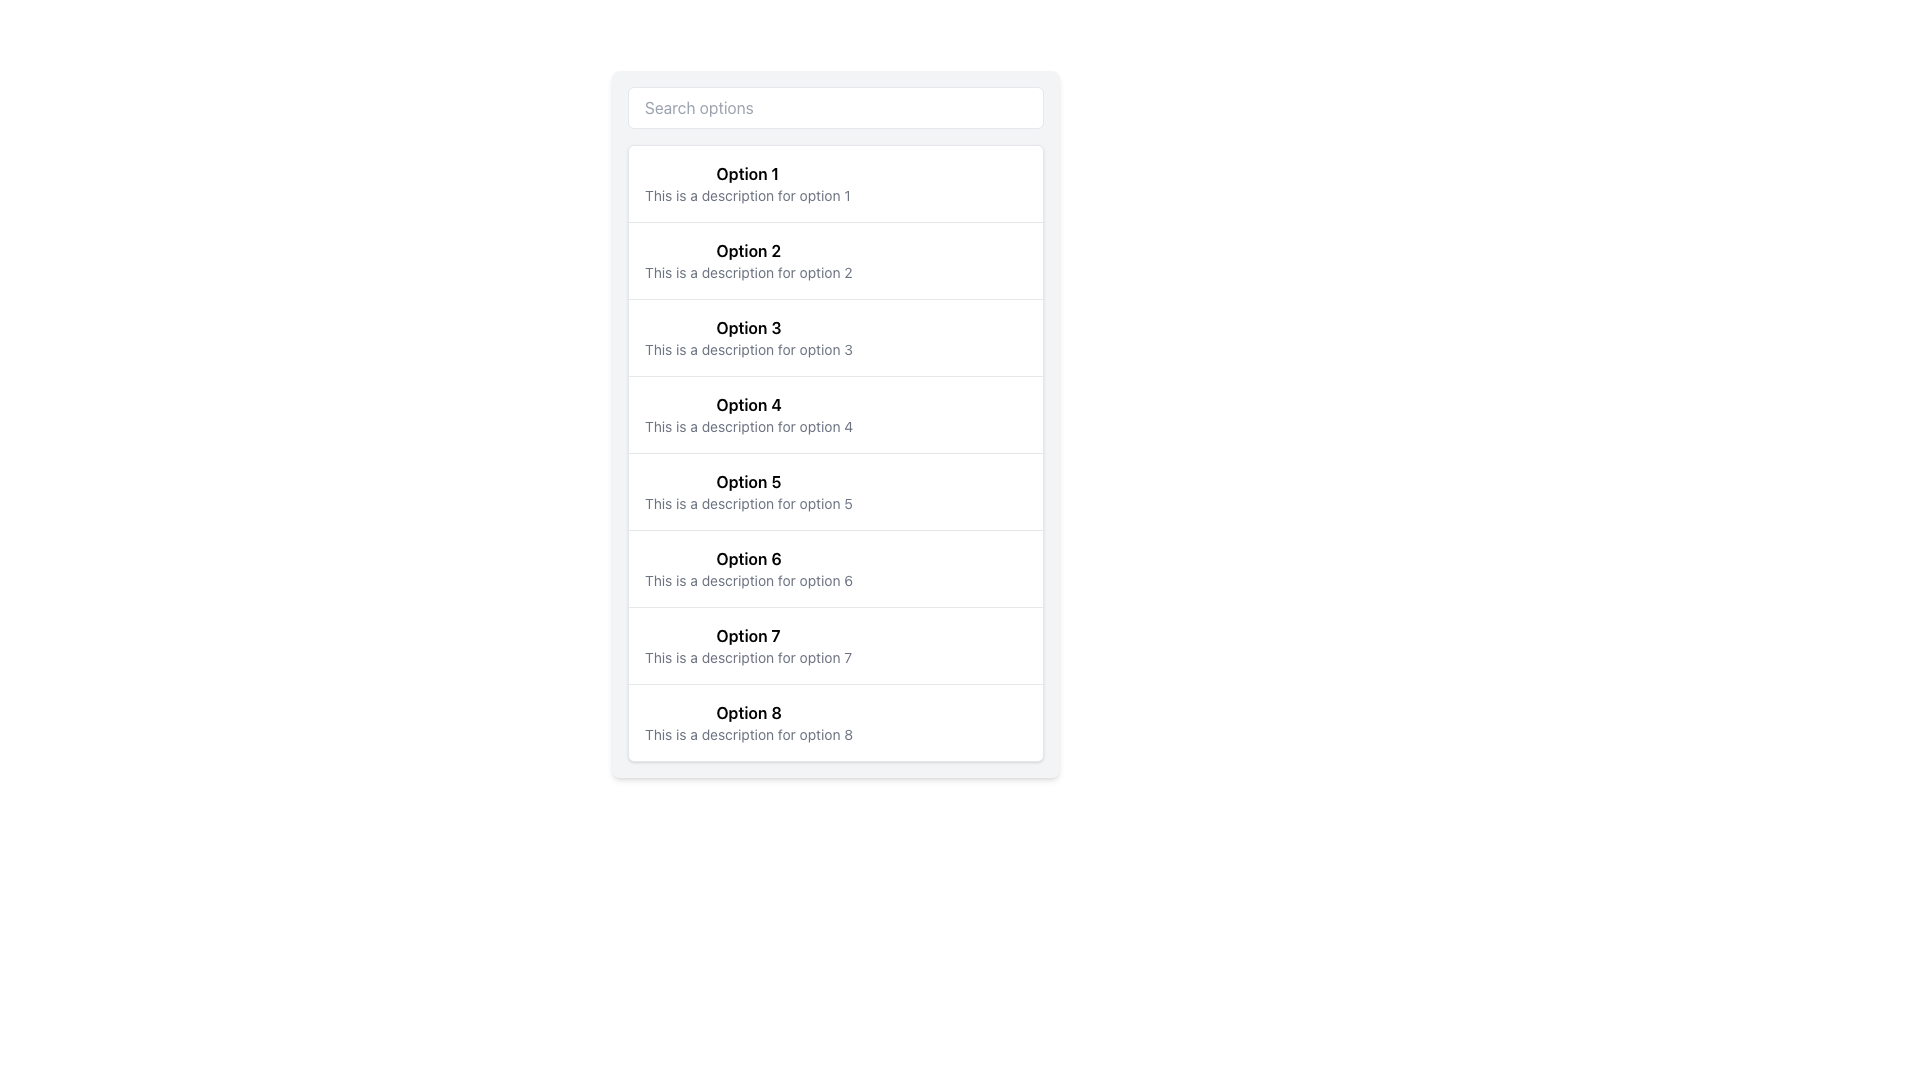 This screenshot has height=1080, width=1920. What do you see at coordinates (747, 249) in the screenshot?
I see `text content of the bold label displaying 'Option 2', which is the second title in a vertical list of selectable options` at bounding box center [747, 249].